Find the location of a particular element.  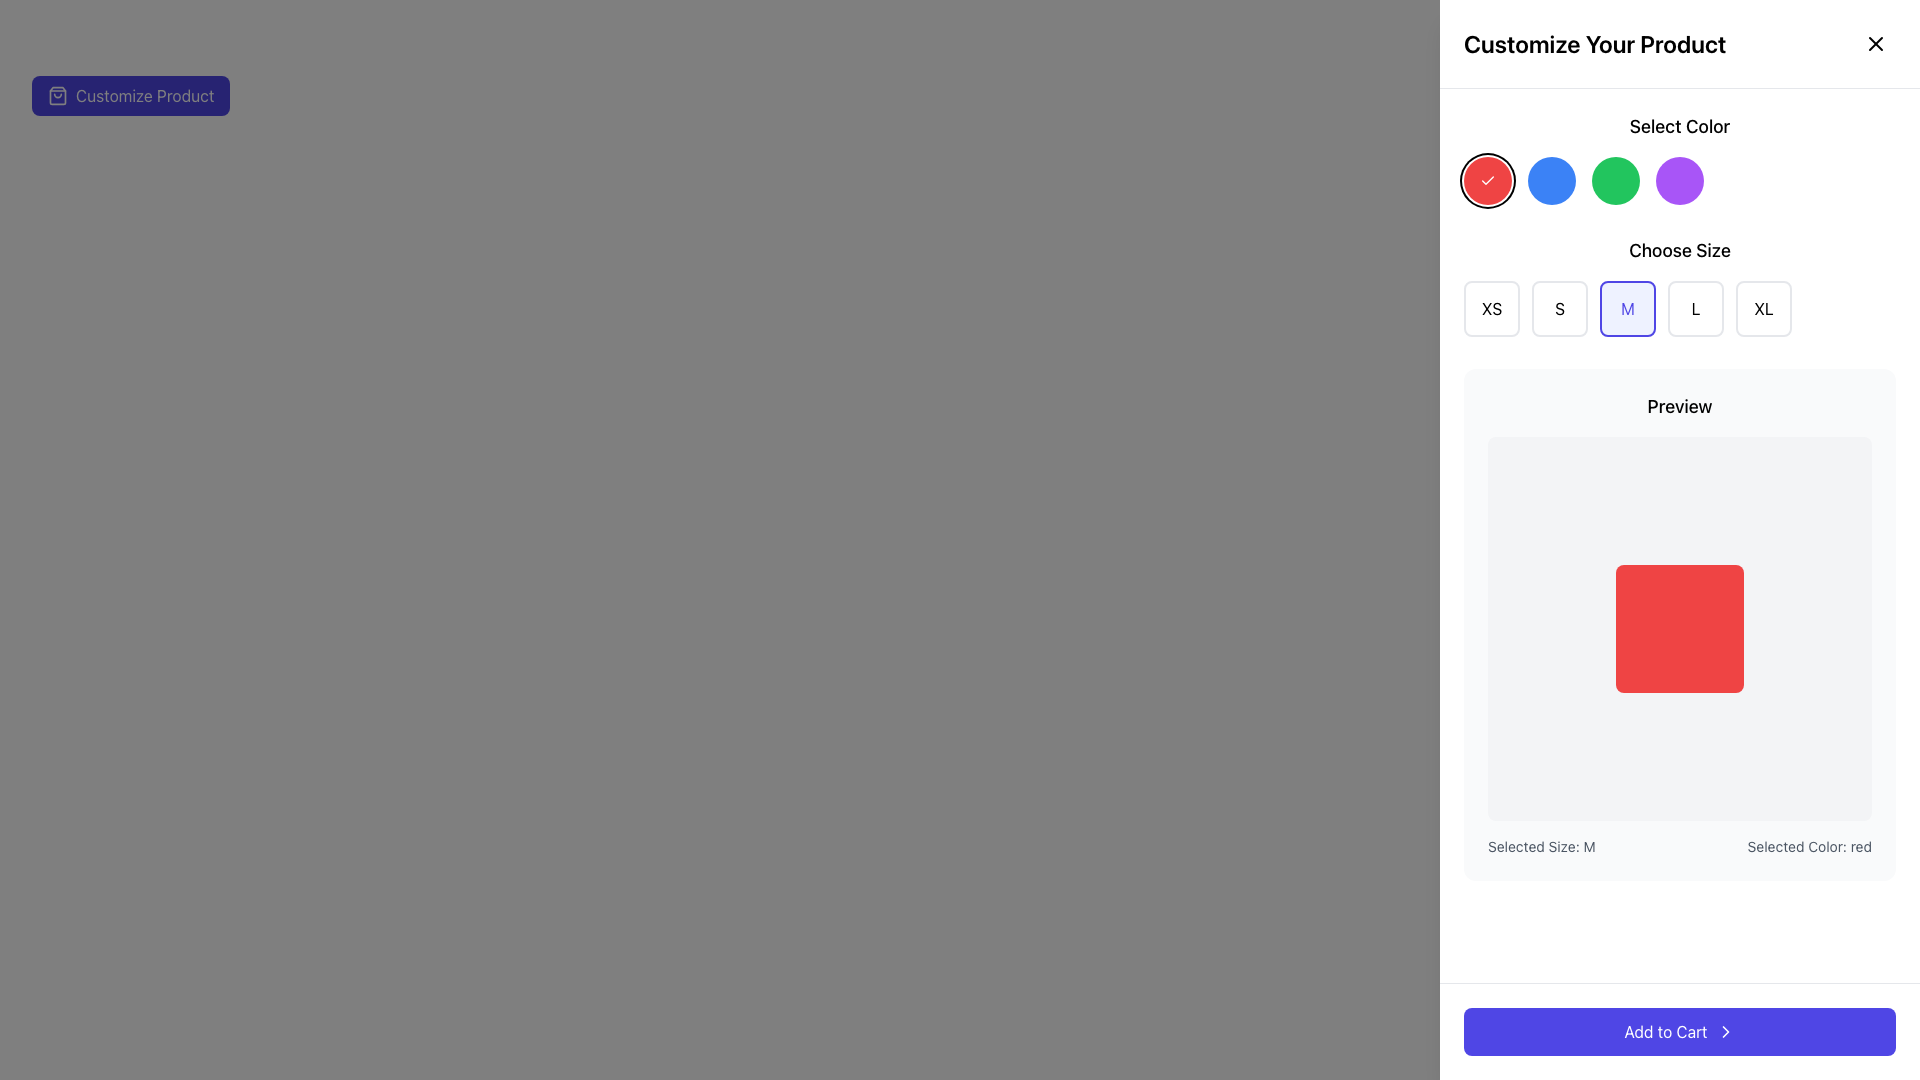

the leftmost button labeled 'XS' is located at coordinates (1492, 308).